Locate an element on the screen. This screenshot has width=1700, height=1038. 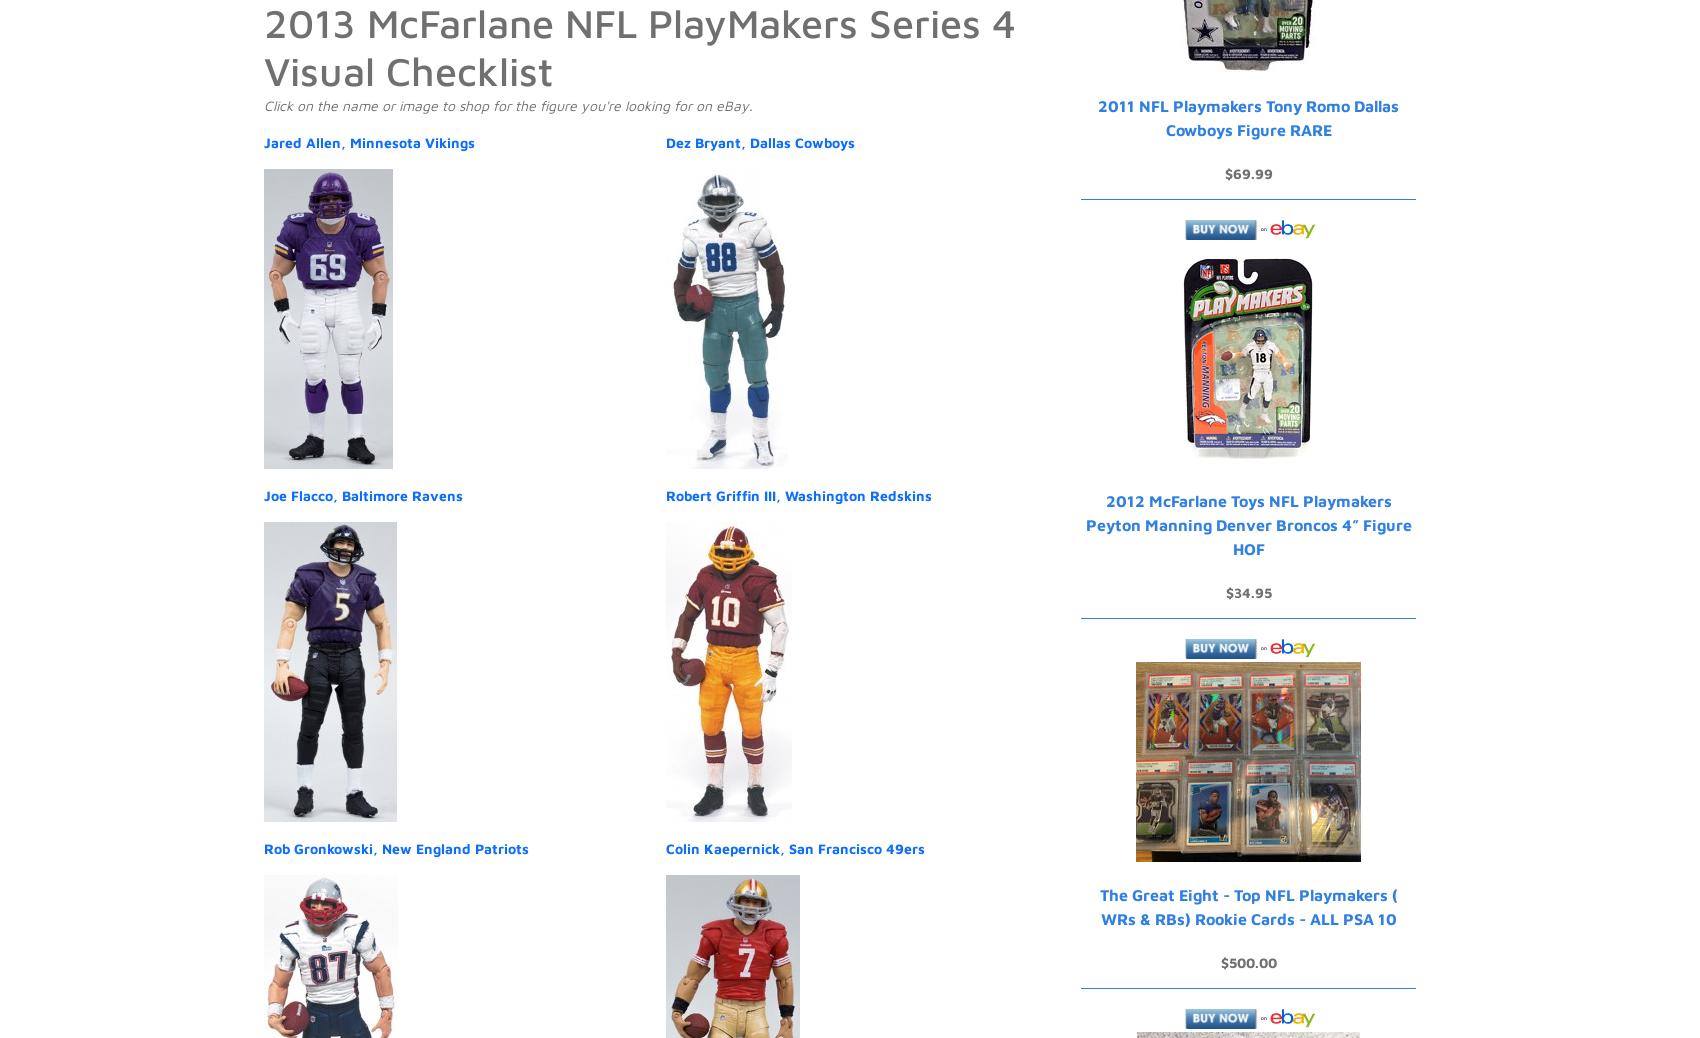
'Privacy' is located at coordinates (975, 834).